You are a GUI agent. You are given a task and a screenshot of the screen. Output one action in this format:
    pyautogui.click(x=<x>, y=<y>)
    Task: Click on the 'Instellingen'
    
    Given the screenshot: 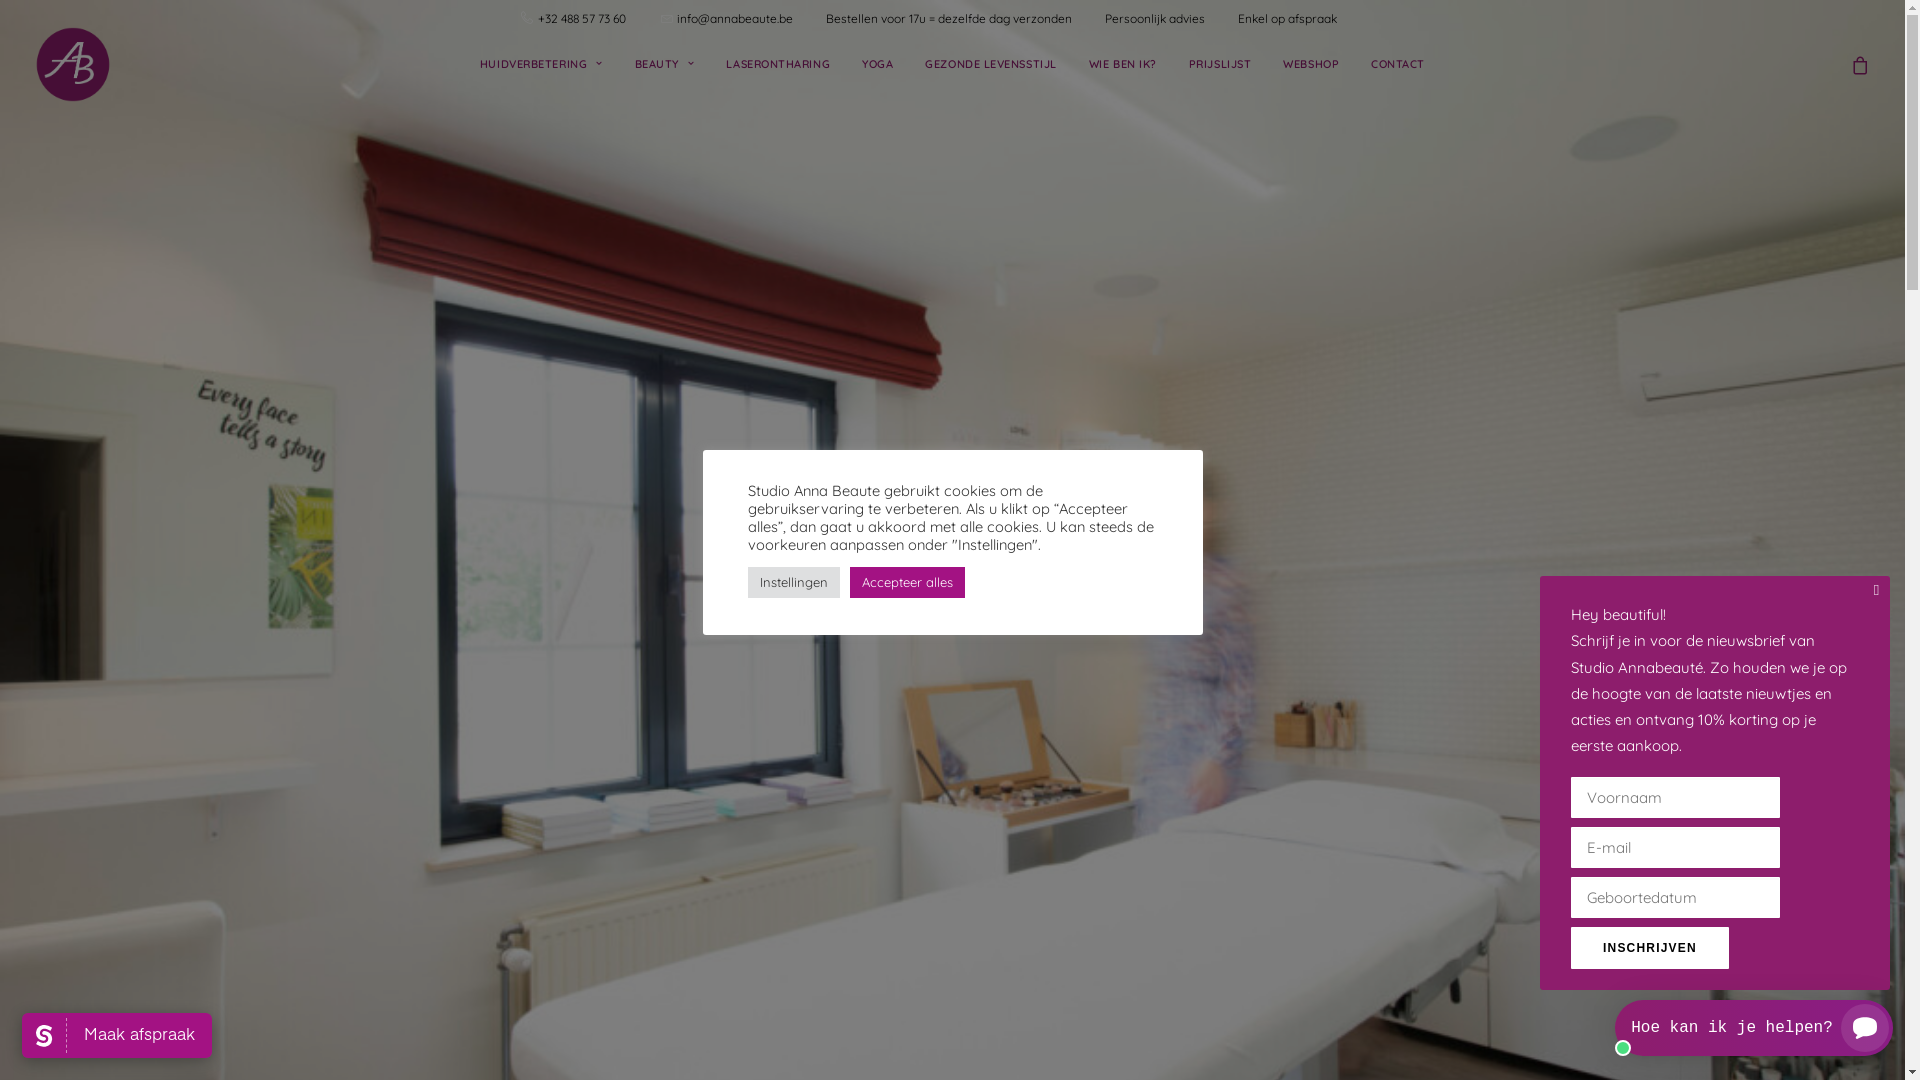 What is the action you would take?
    pyautogui.click(x=792, y=581)
    